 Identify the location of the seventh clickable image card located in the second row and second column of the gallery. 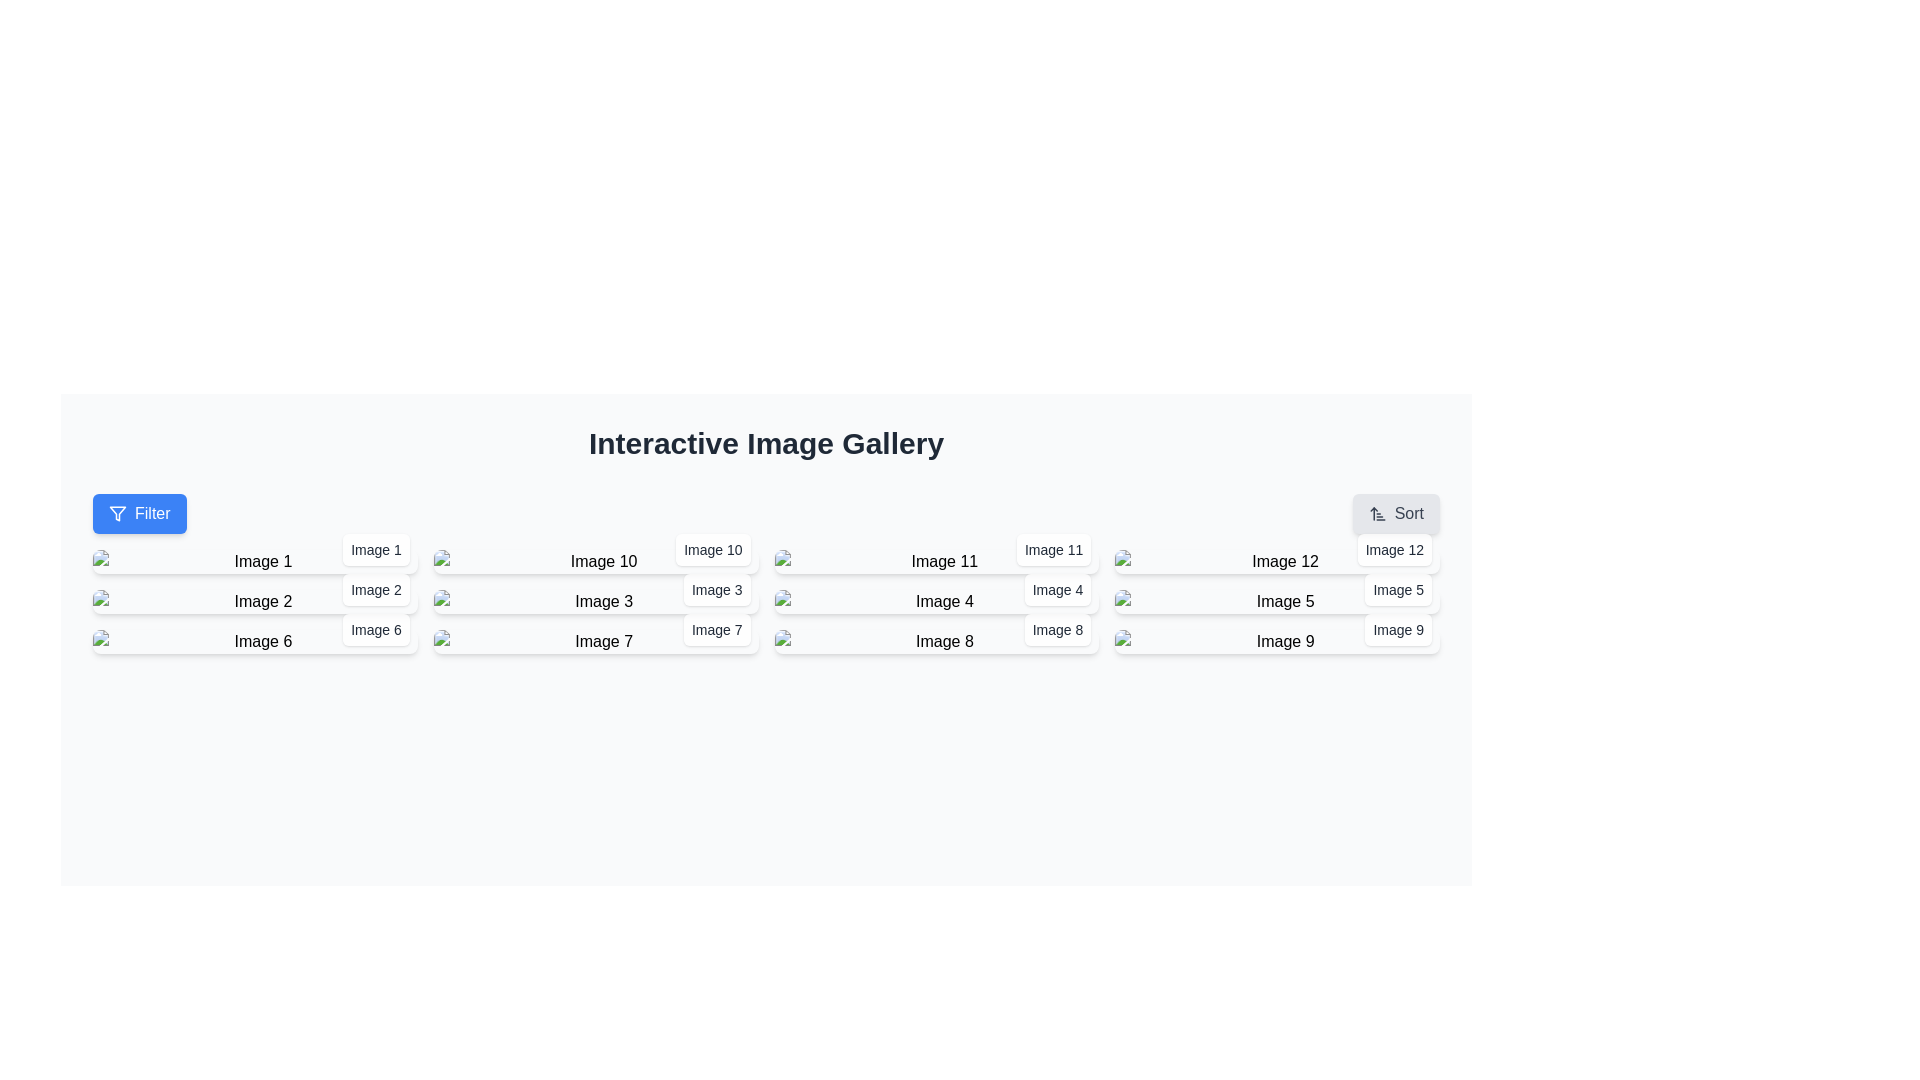
(595, 641).